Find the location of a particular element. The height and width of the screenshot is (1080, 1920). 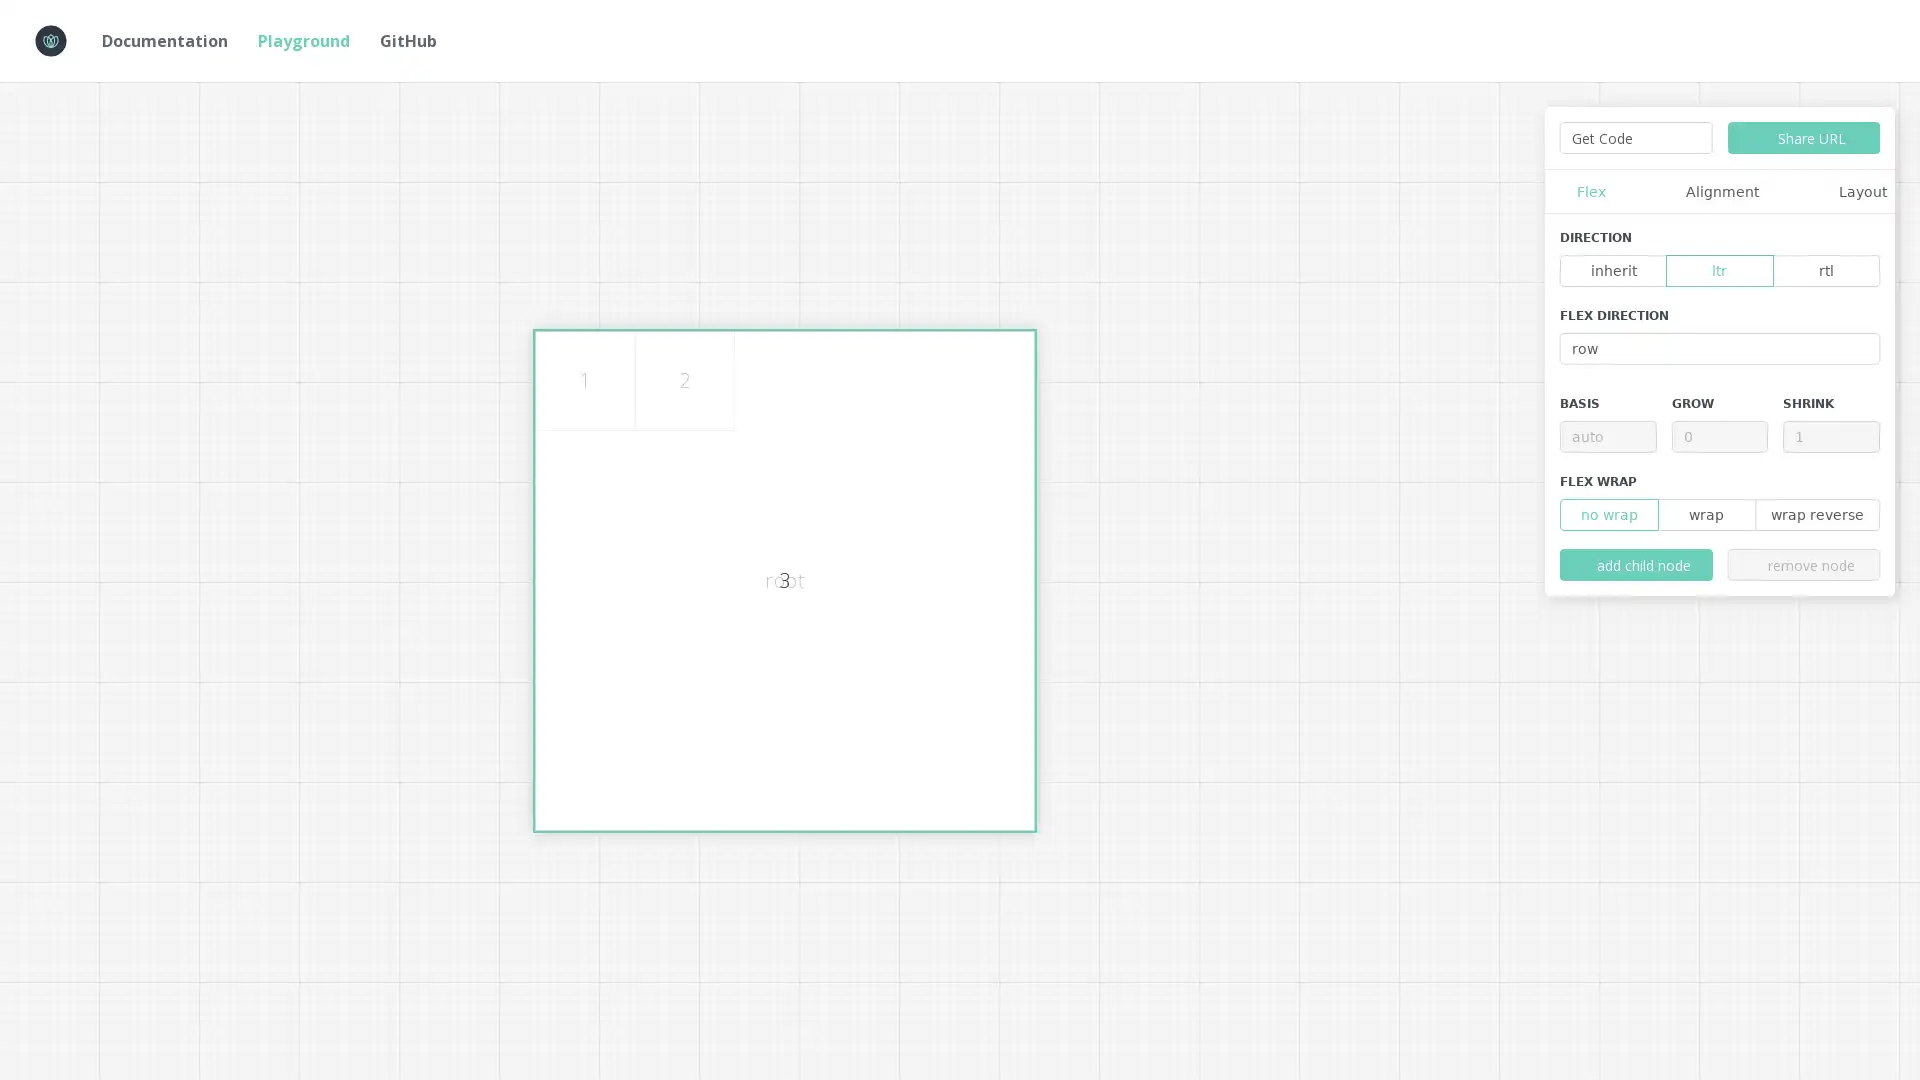

remove node is located at coordinates (1803, 564).